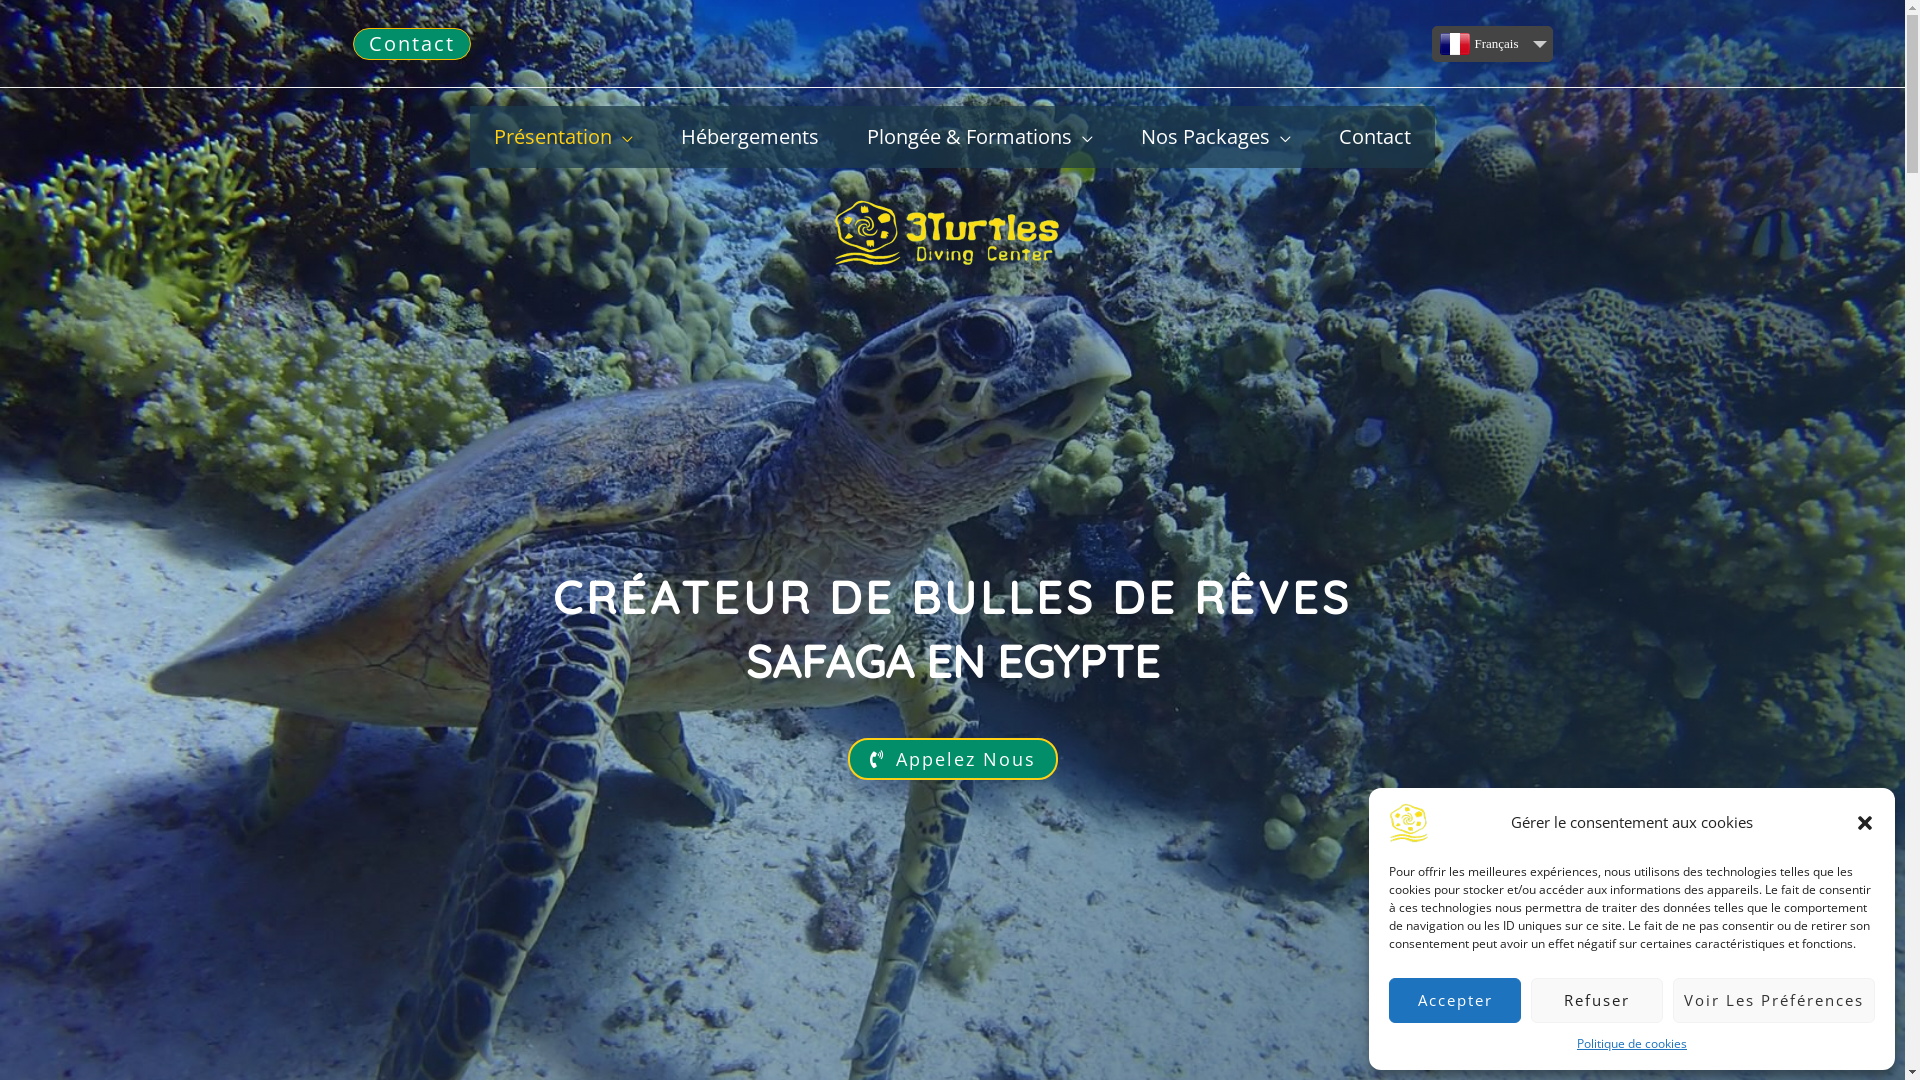 The width and height of the screenshot is (1920, 1080). I want to click on 'Politique de cookies', so click(1576, 1043).